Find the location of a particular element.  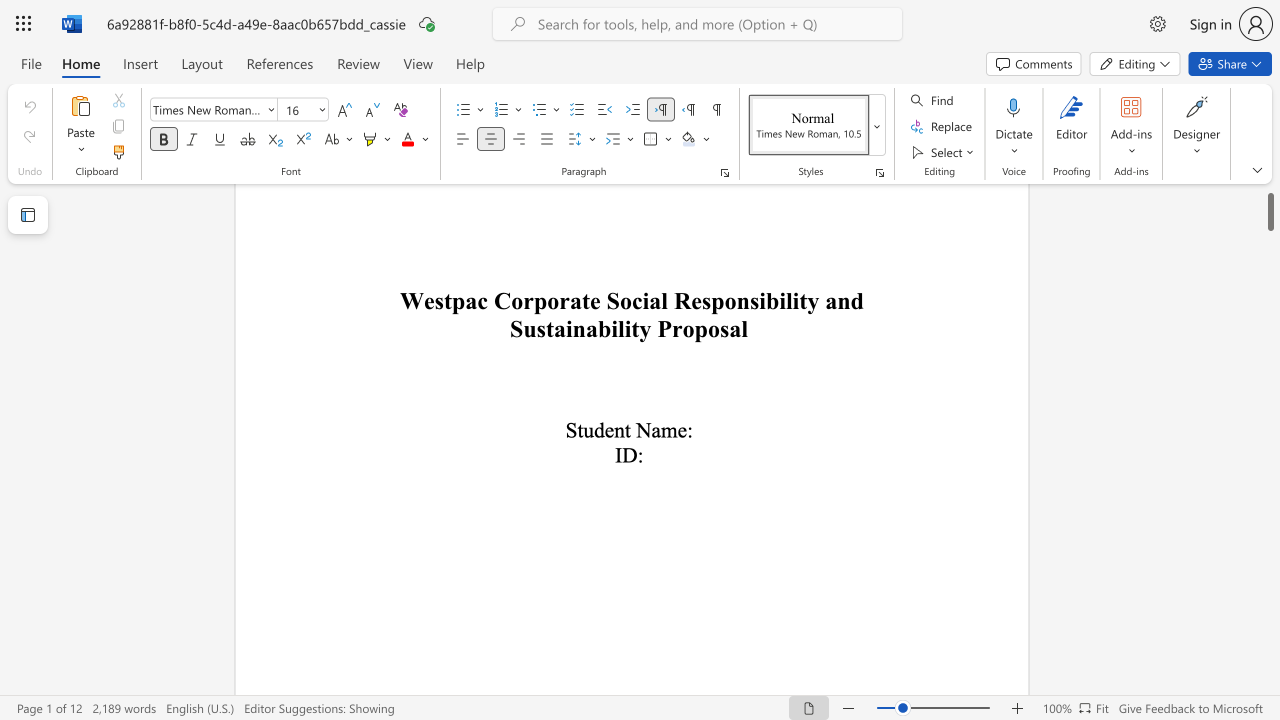

the scrollbar and move up 60 pixels is located at coordinates (1269, 196).